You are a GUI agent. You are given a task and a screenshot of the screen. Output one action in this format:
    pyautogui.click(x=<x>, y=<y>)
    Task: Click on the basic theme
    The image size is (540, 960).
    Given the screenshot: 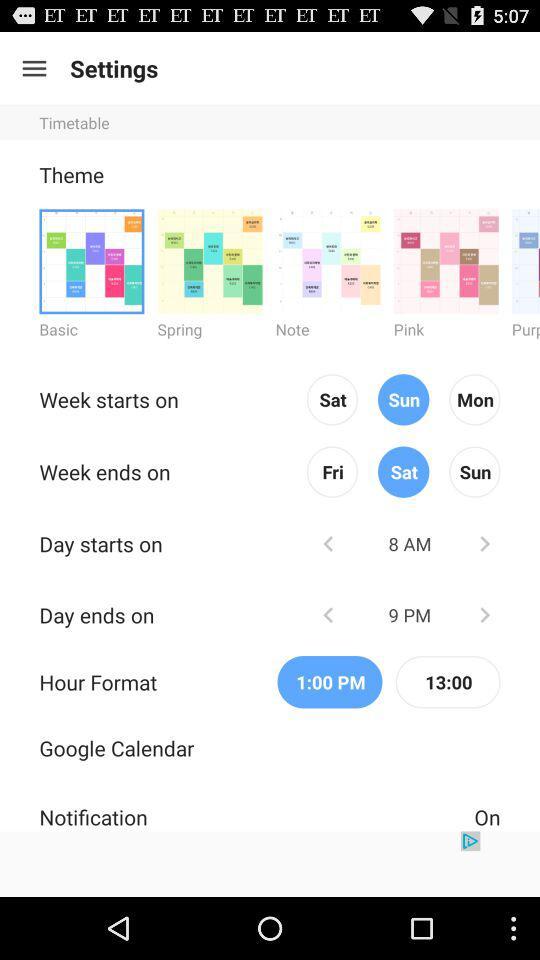 What is the action you would take?
    pyautogui.click(x=90, y=260)
    